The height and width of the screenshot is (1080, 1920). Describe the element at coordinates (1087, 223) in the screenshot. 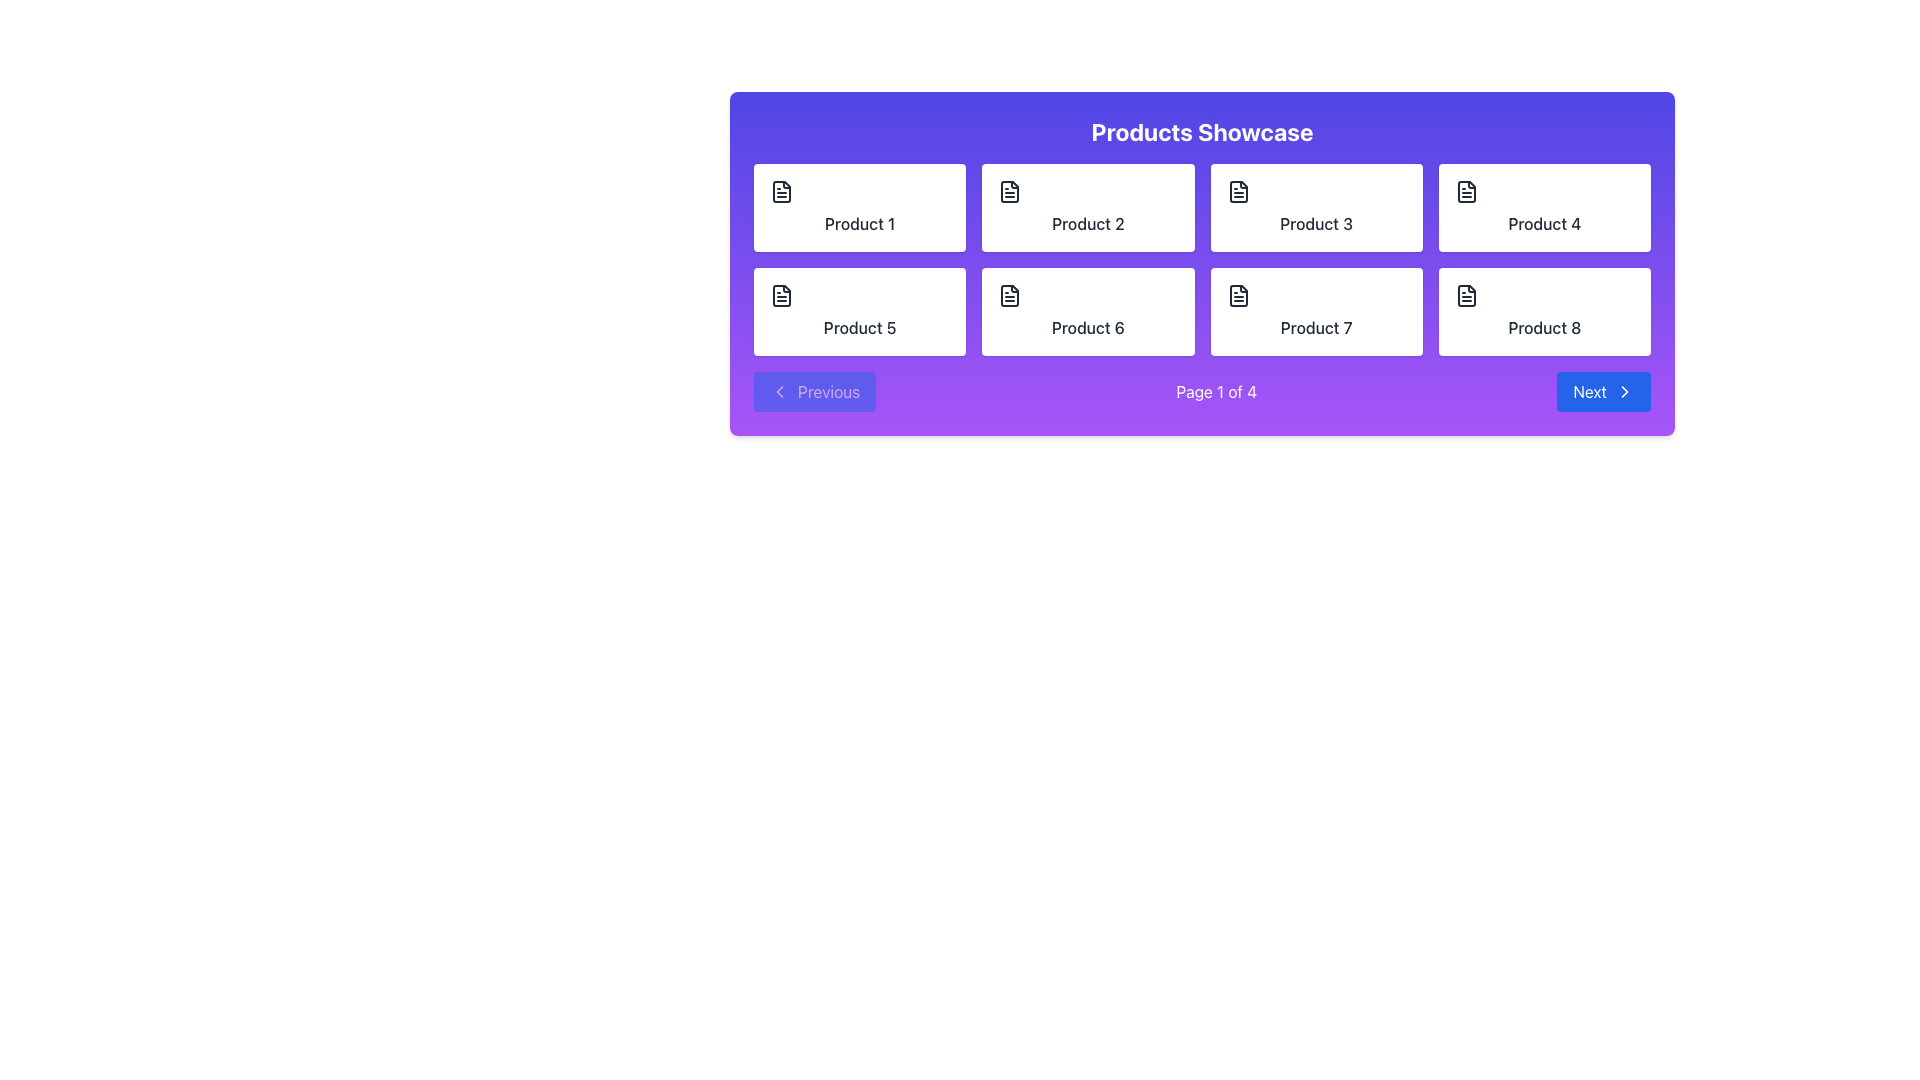

I see `the text label displaying 'Product 2'` at that location.